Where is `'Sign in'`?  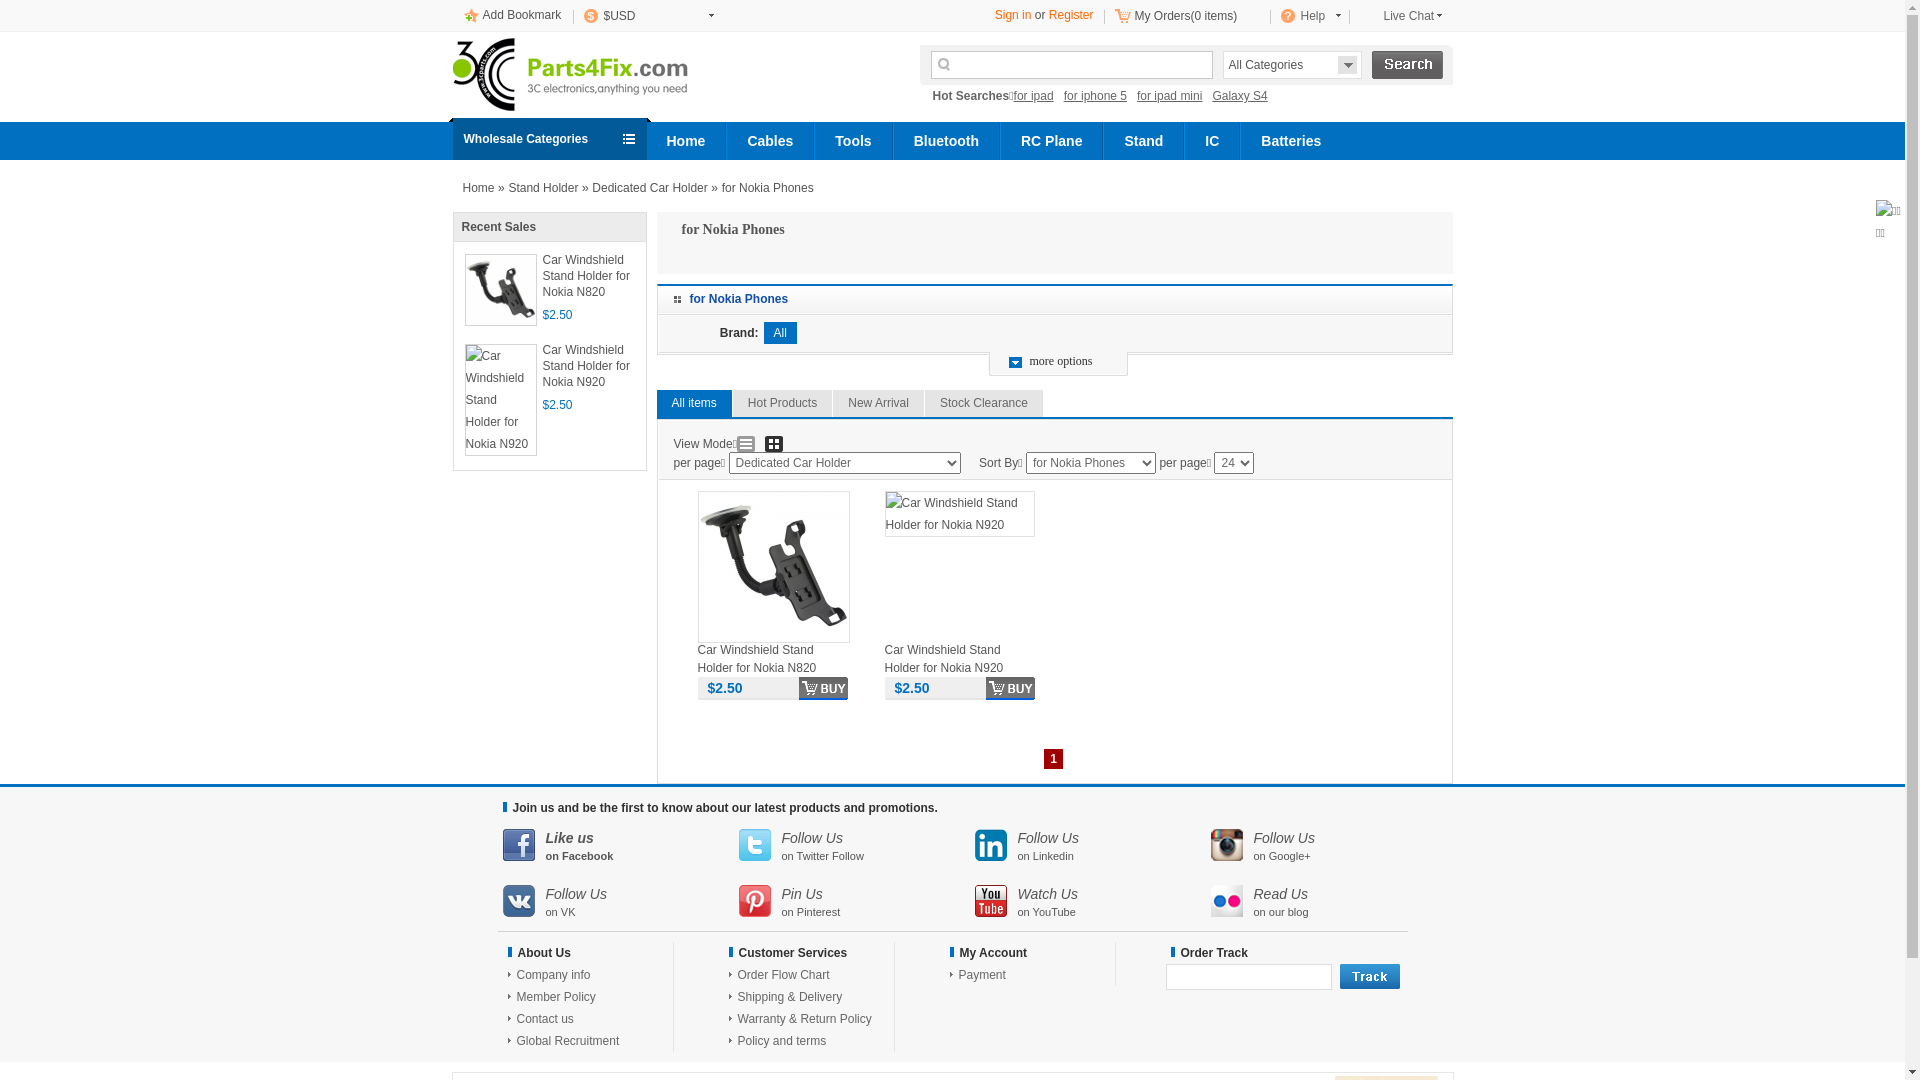
'Sign in' is located at coordinates (1013, 15).